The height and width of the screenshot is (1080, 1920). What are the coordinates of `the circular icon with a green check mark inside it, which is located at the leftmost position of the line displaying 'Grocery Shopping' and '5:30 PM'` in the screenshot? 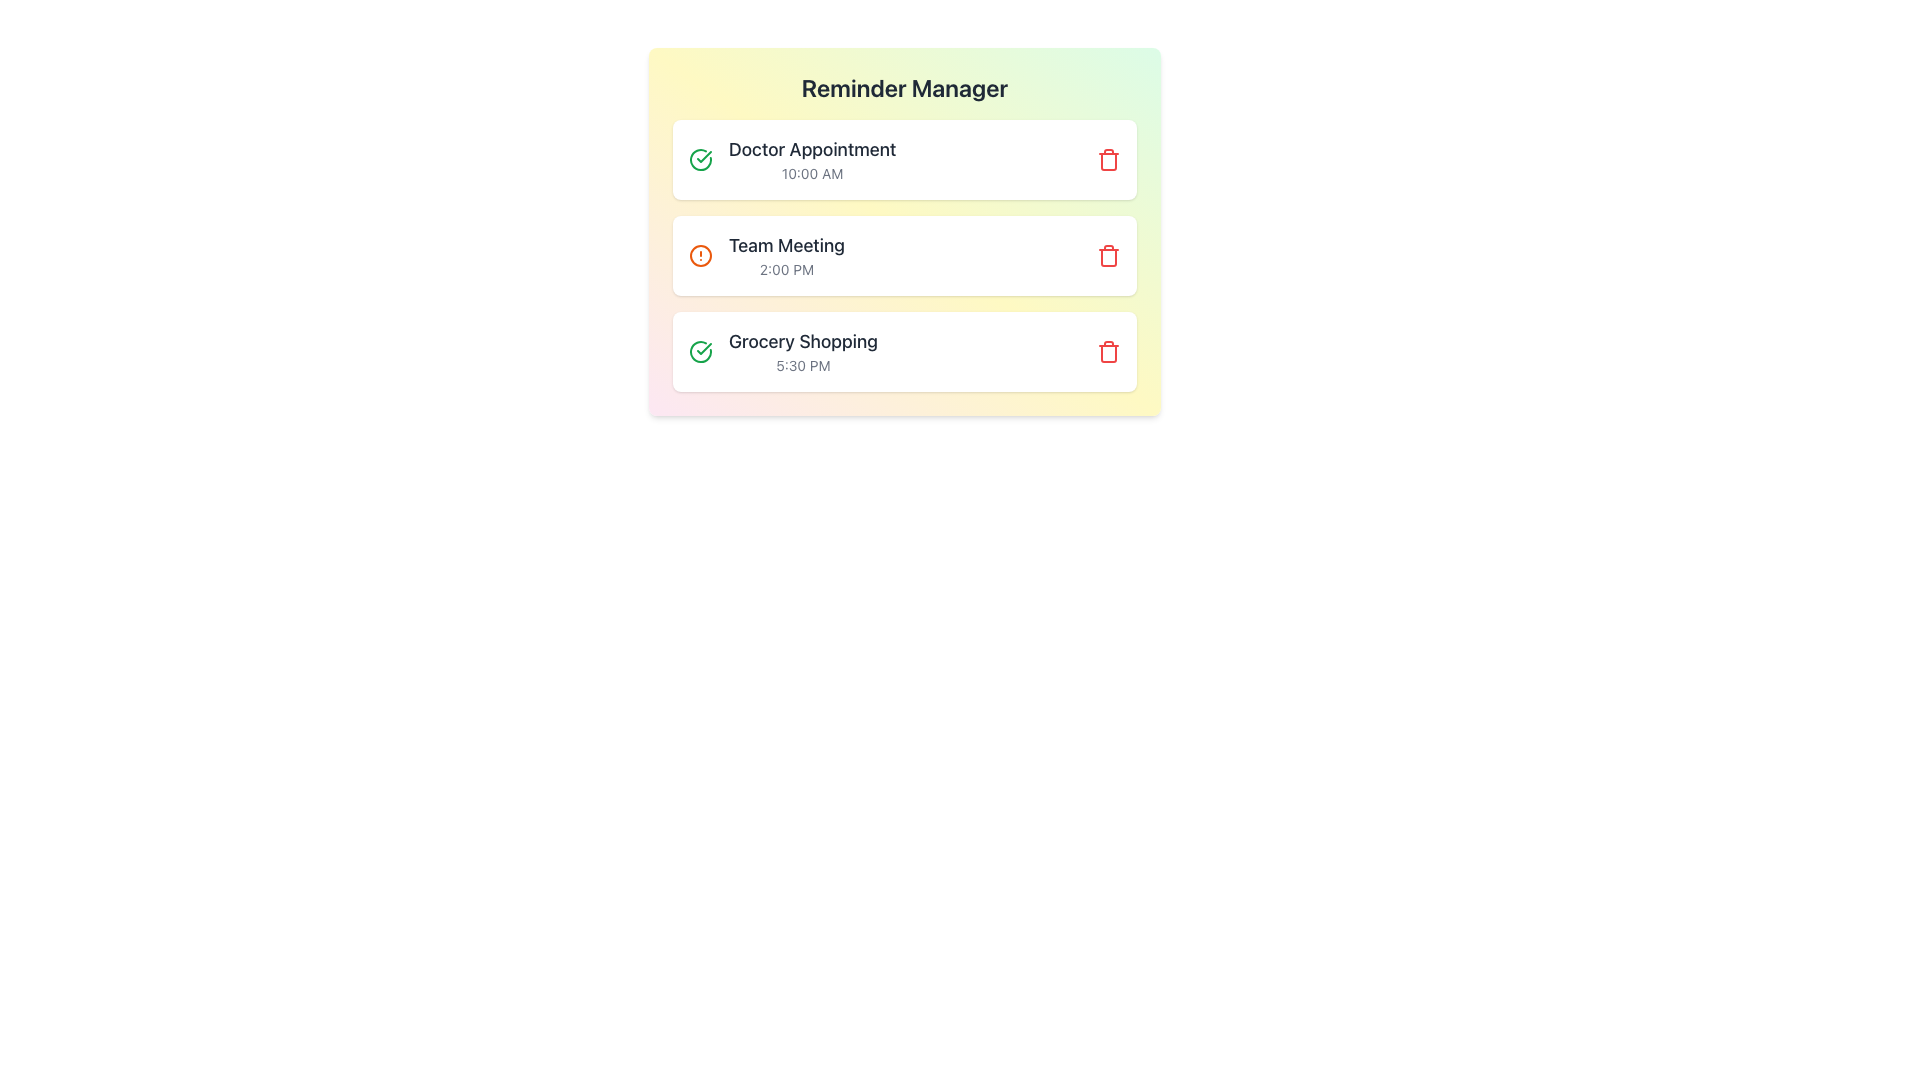 It's located at (700, 350).